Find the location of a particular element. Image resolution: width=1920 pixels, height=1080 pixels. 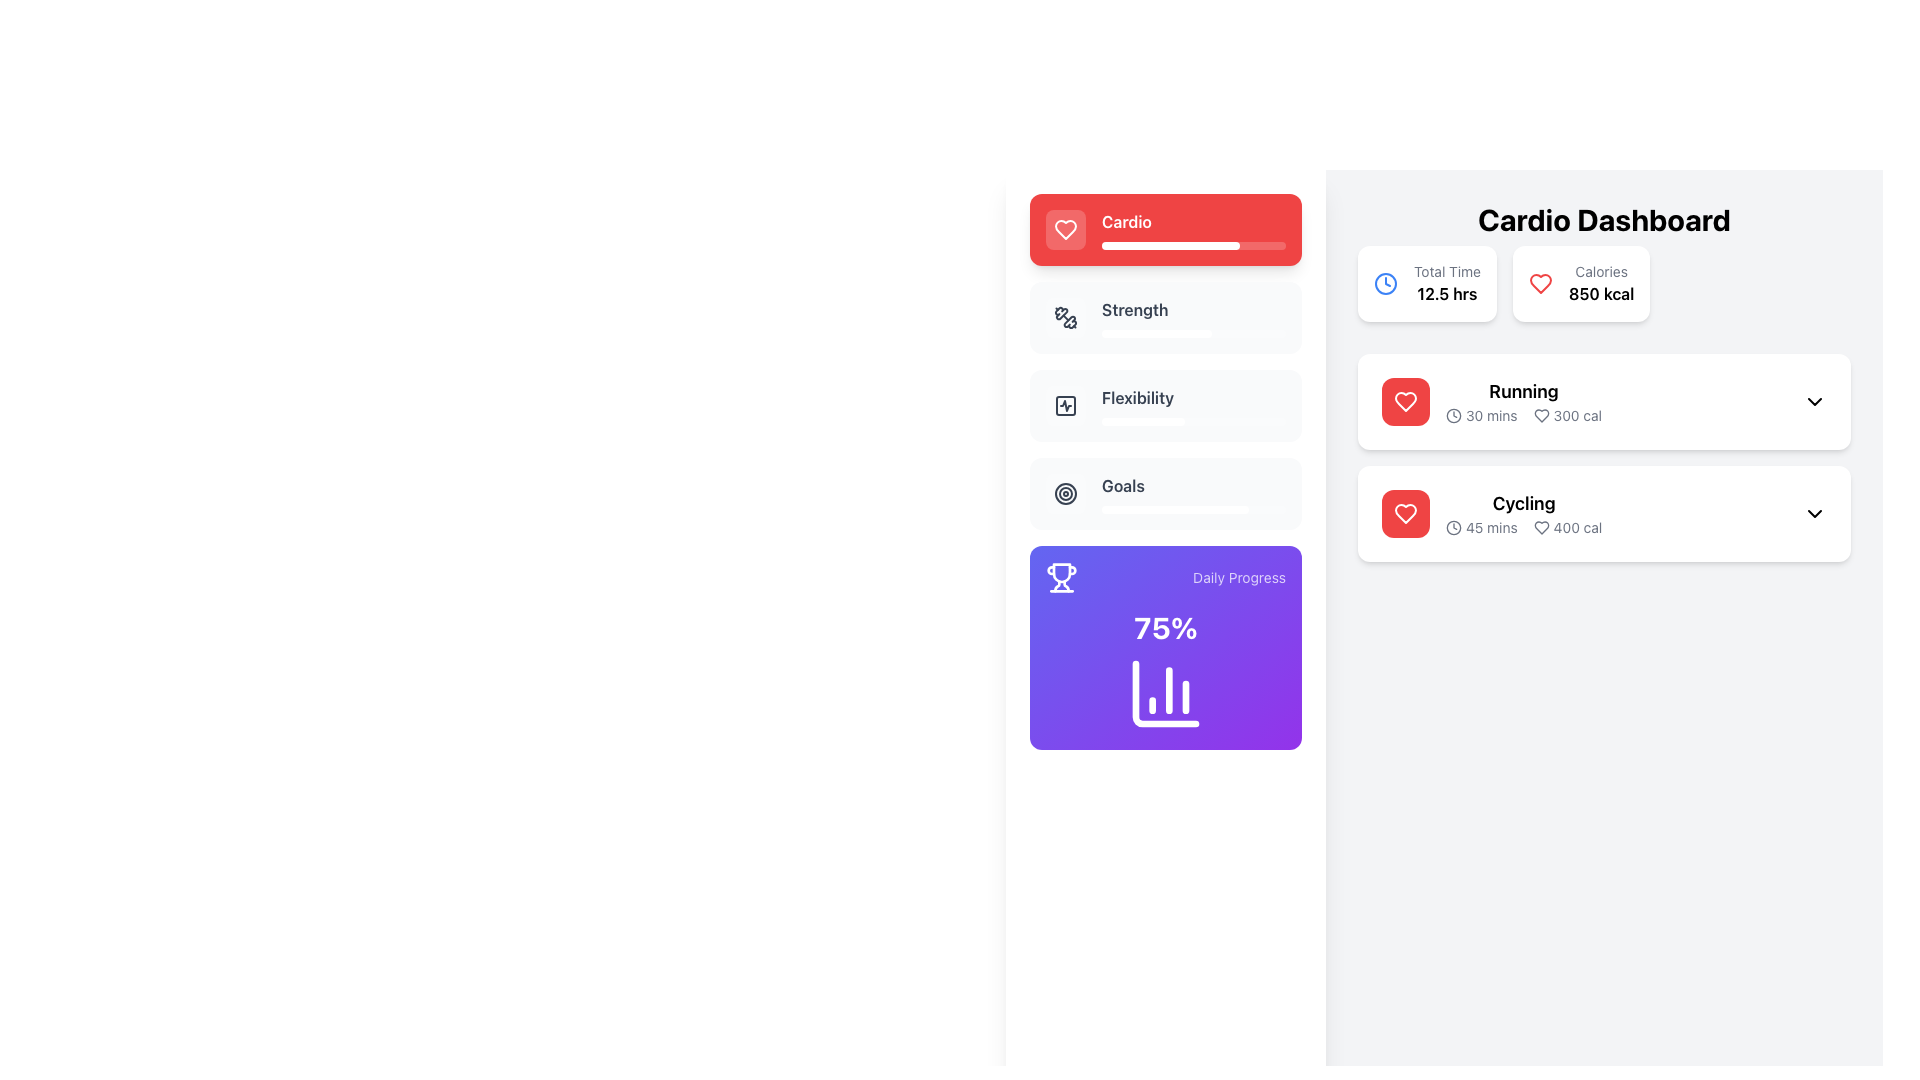

the central cup-like part of the trophy icon that represents an achievement or goal in the application is located at coordinates (1060, 573).